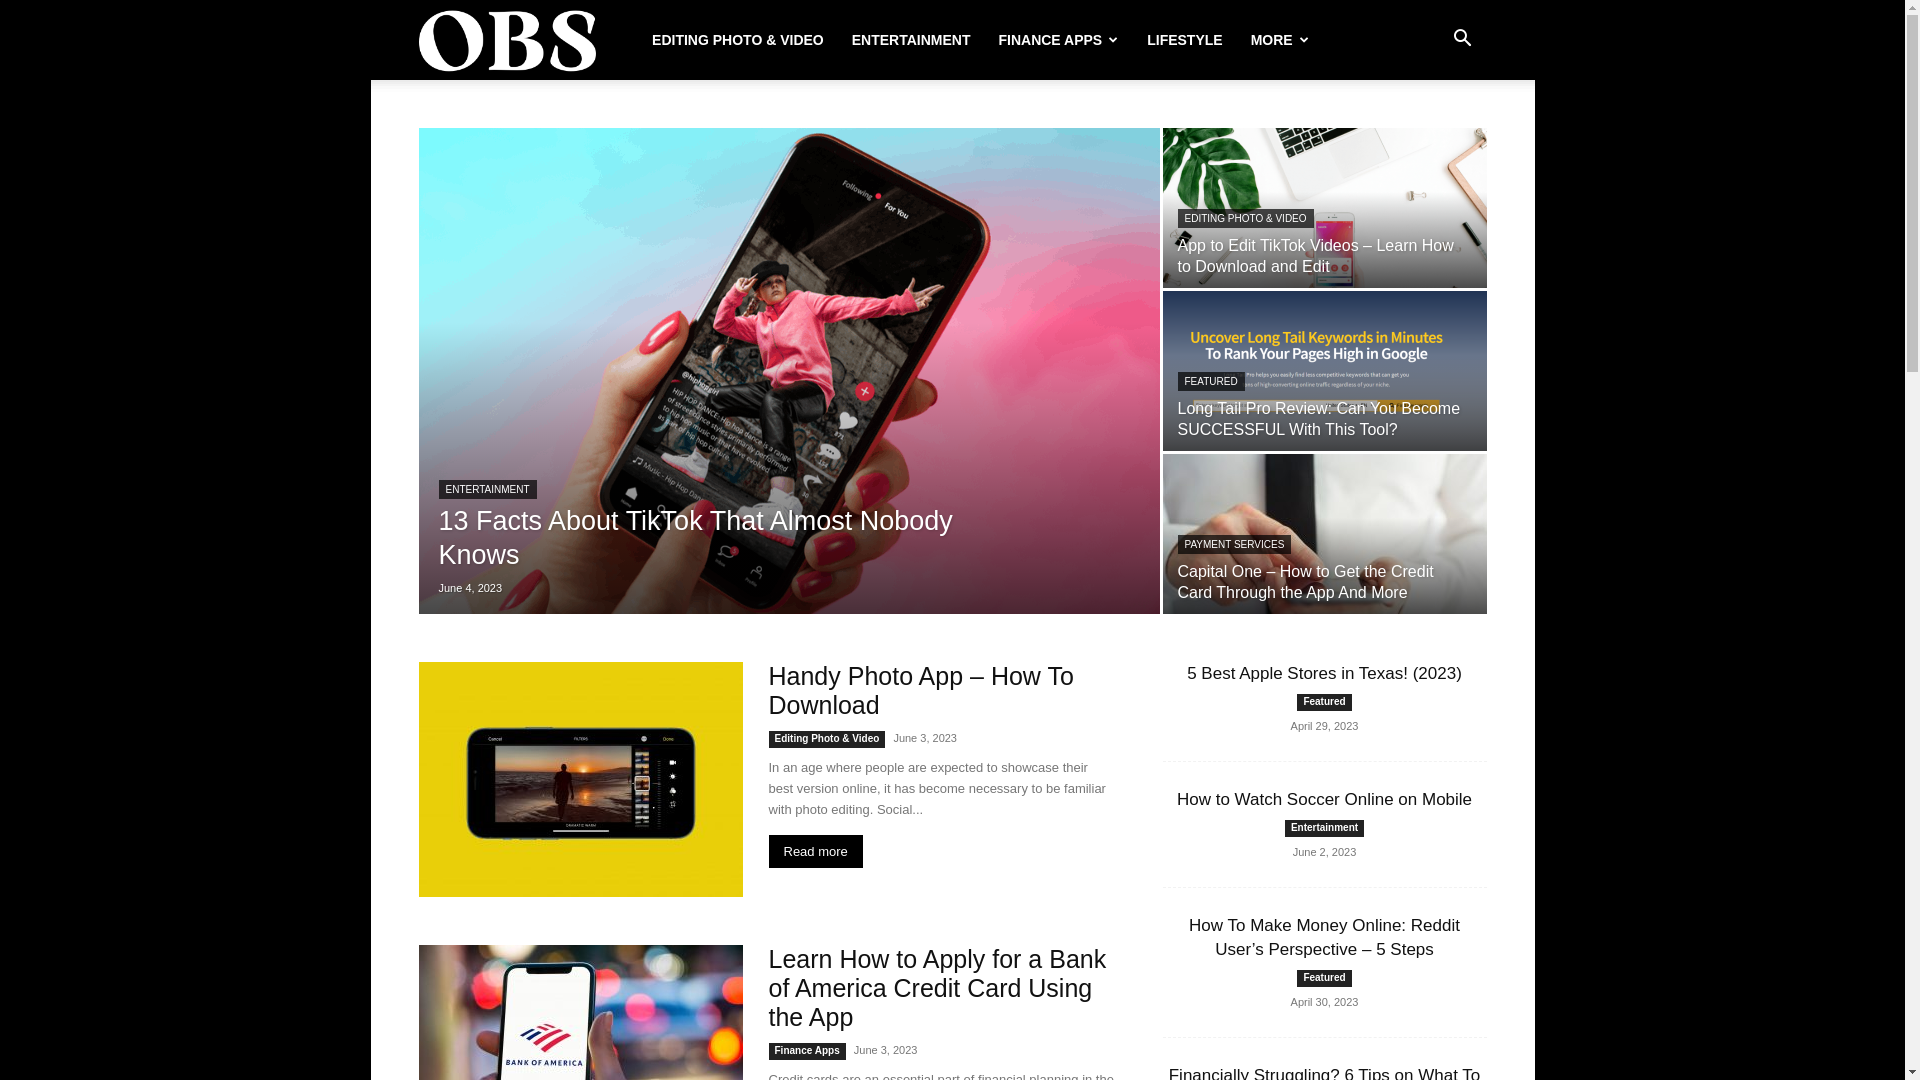 This screenshot has height=1080, width=1920. Describe the element at coordinates (1233, 544) in the screenshot. I see `'PAYMENT SERVICES'` at that location.